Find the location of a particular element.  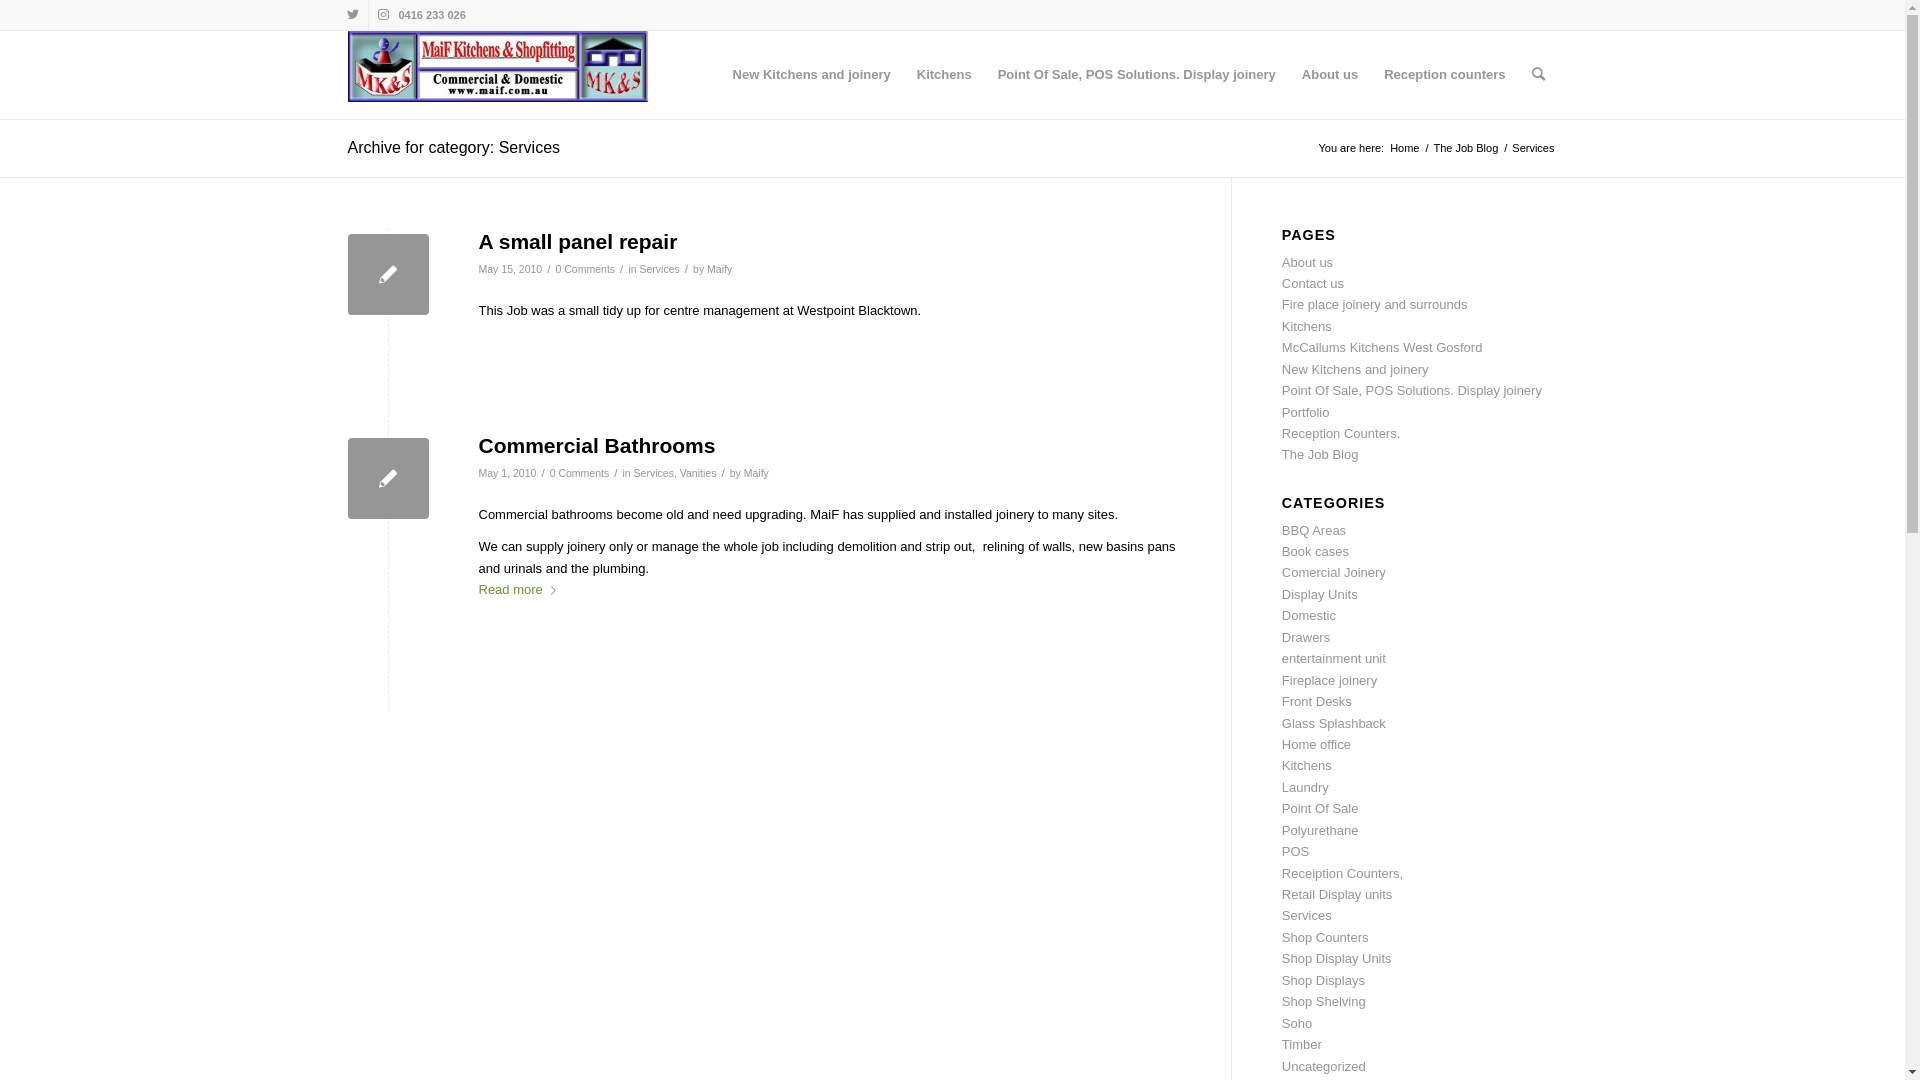

'Vanities' is located at coordinates (698, 473).